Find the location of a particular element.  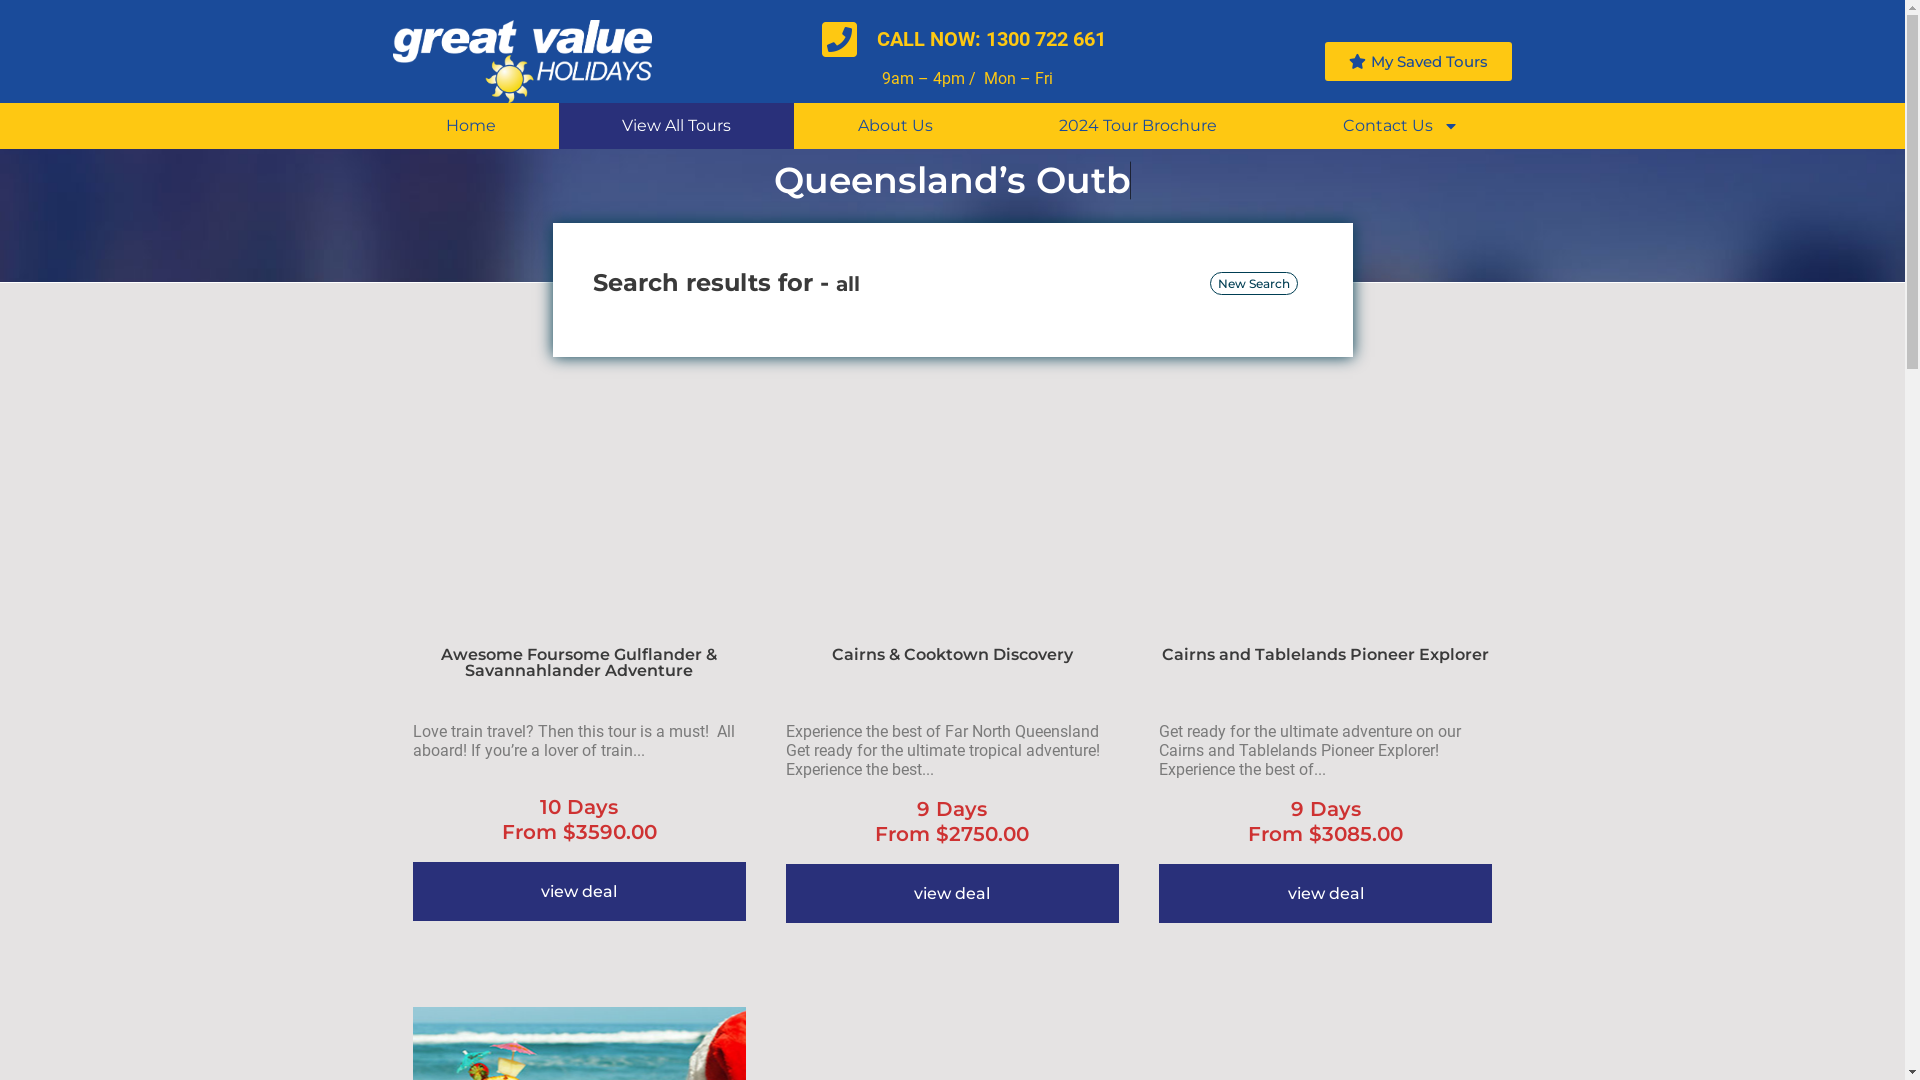

'New Search' is located at coordinates (1252, 283).